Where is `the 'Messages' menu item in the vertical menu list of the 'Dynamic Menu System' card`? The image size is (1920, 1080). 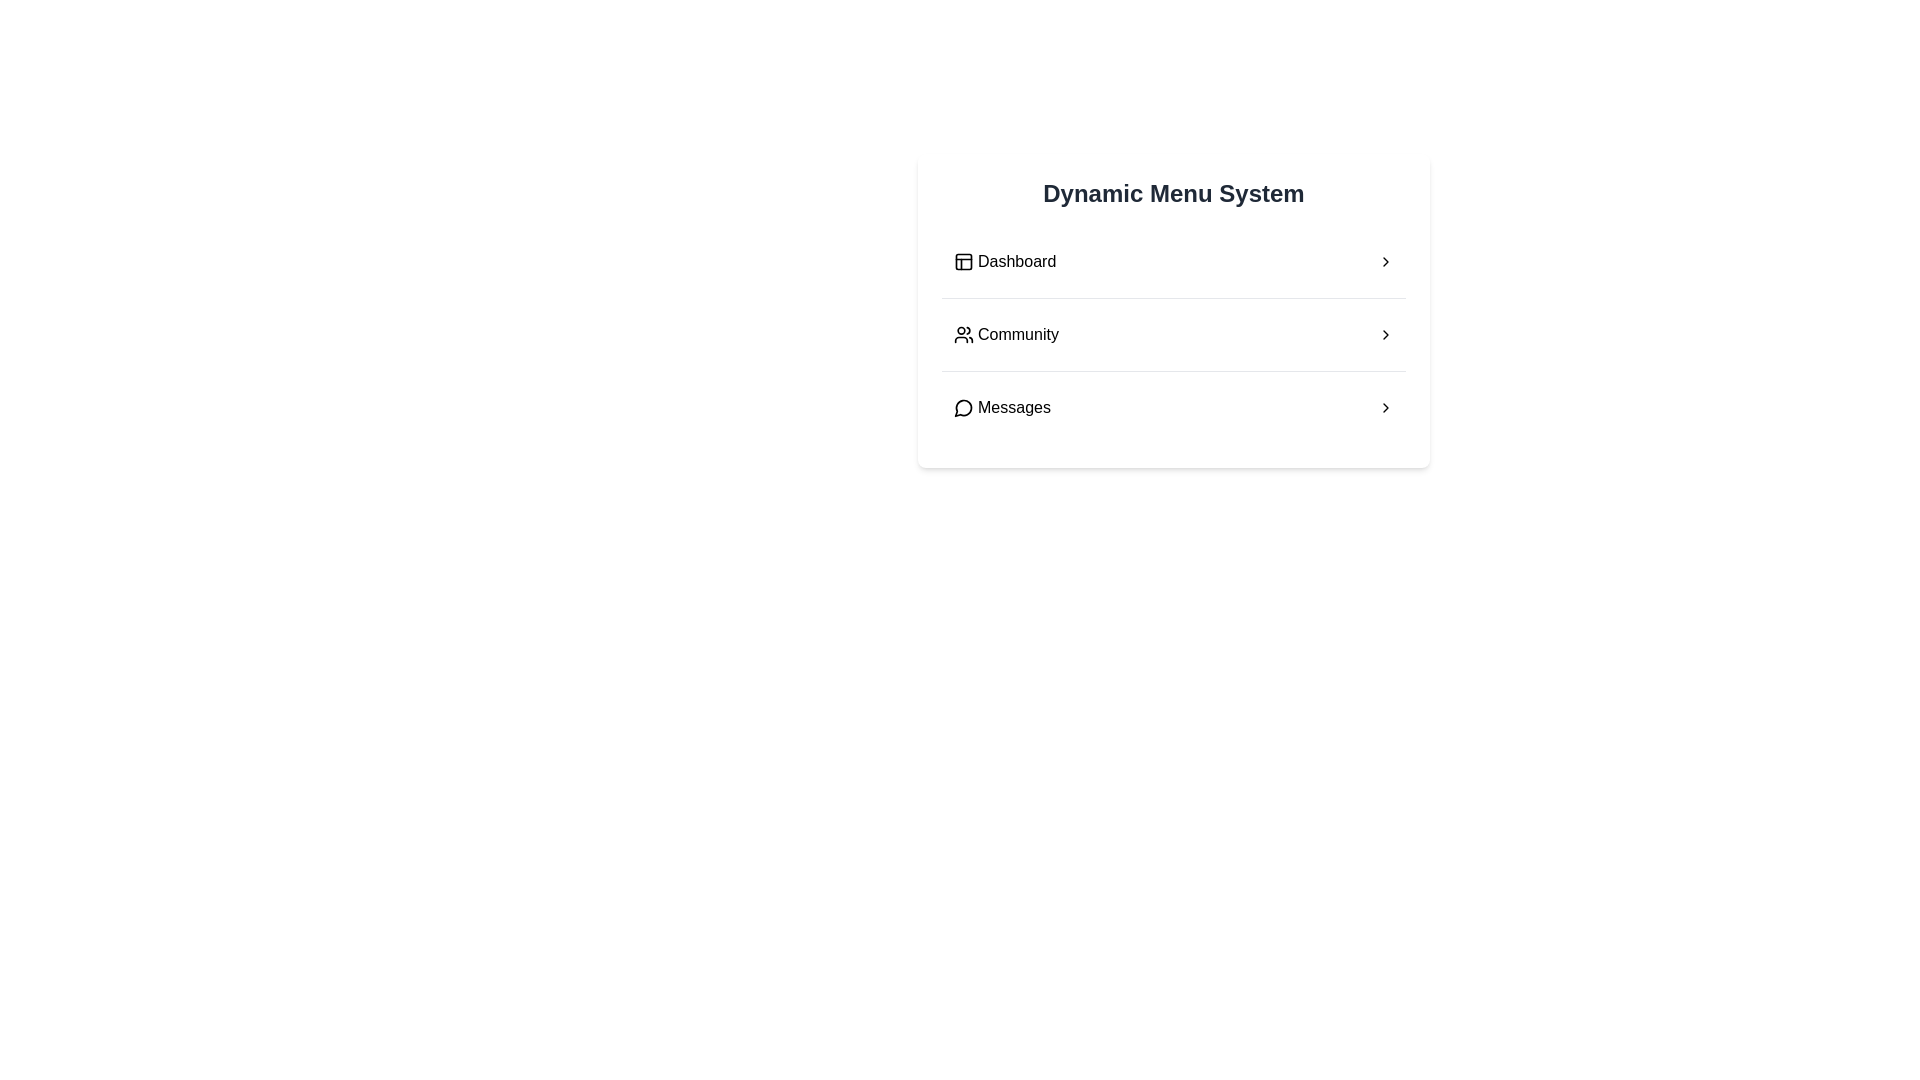 the 'Messages' menu item in the vertical menu list of the 'Dynamic Menu System' card is located at coordinates (1174, 406).